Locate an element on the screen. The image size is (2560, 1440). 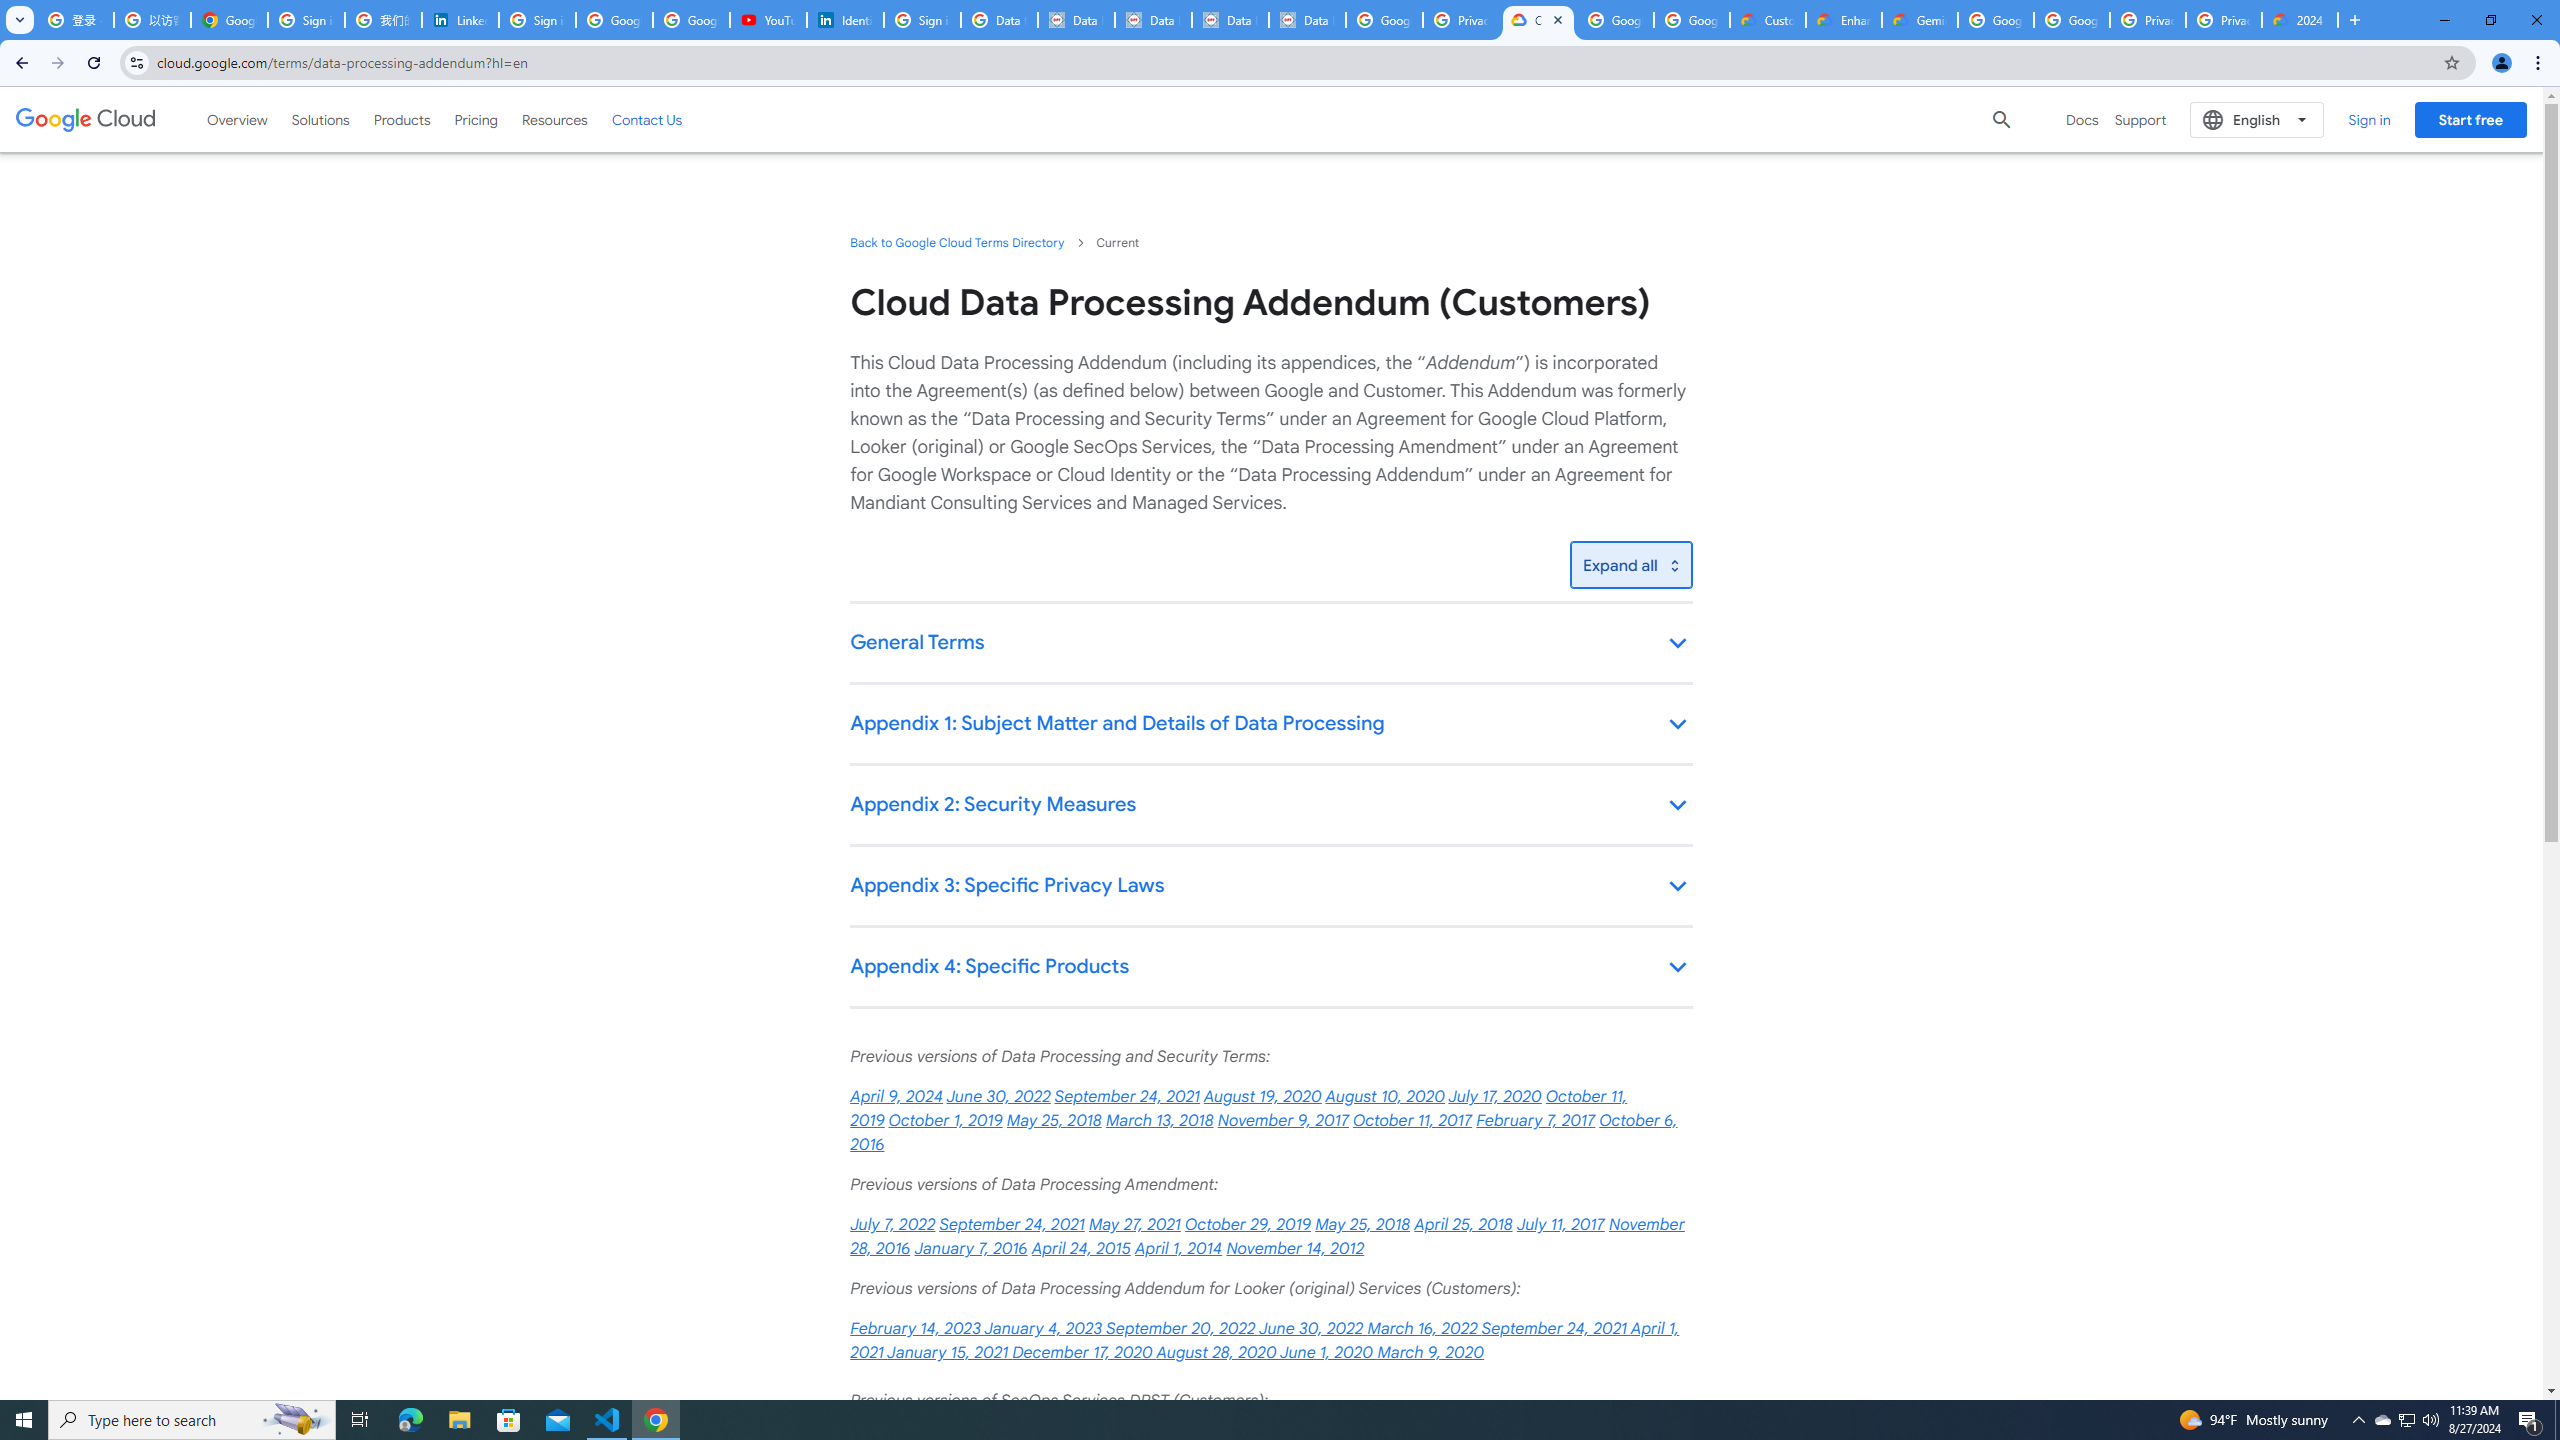
'July 7, 2022' is located at coordinates (892, 1225).